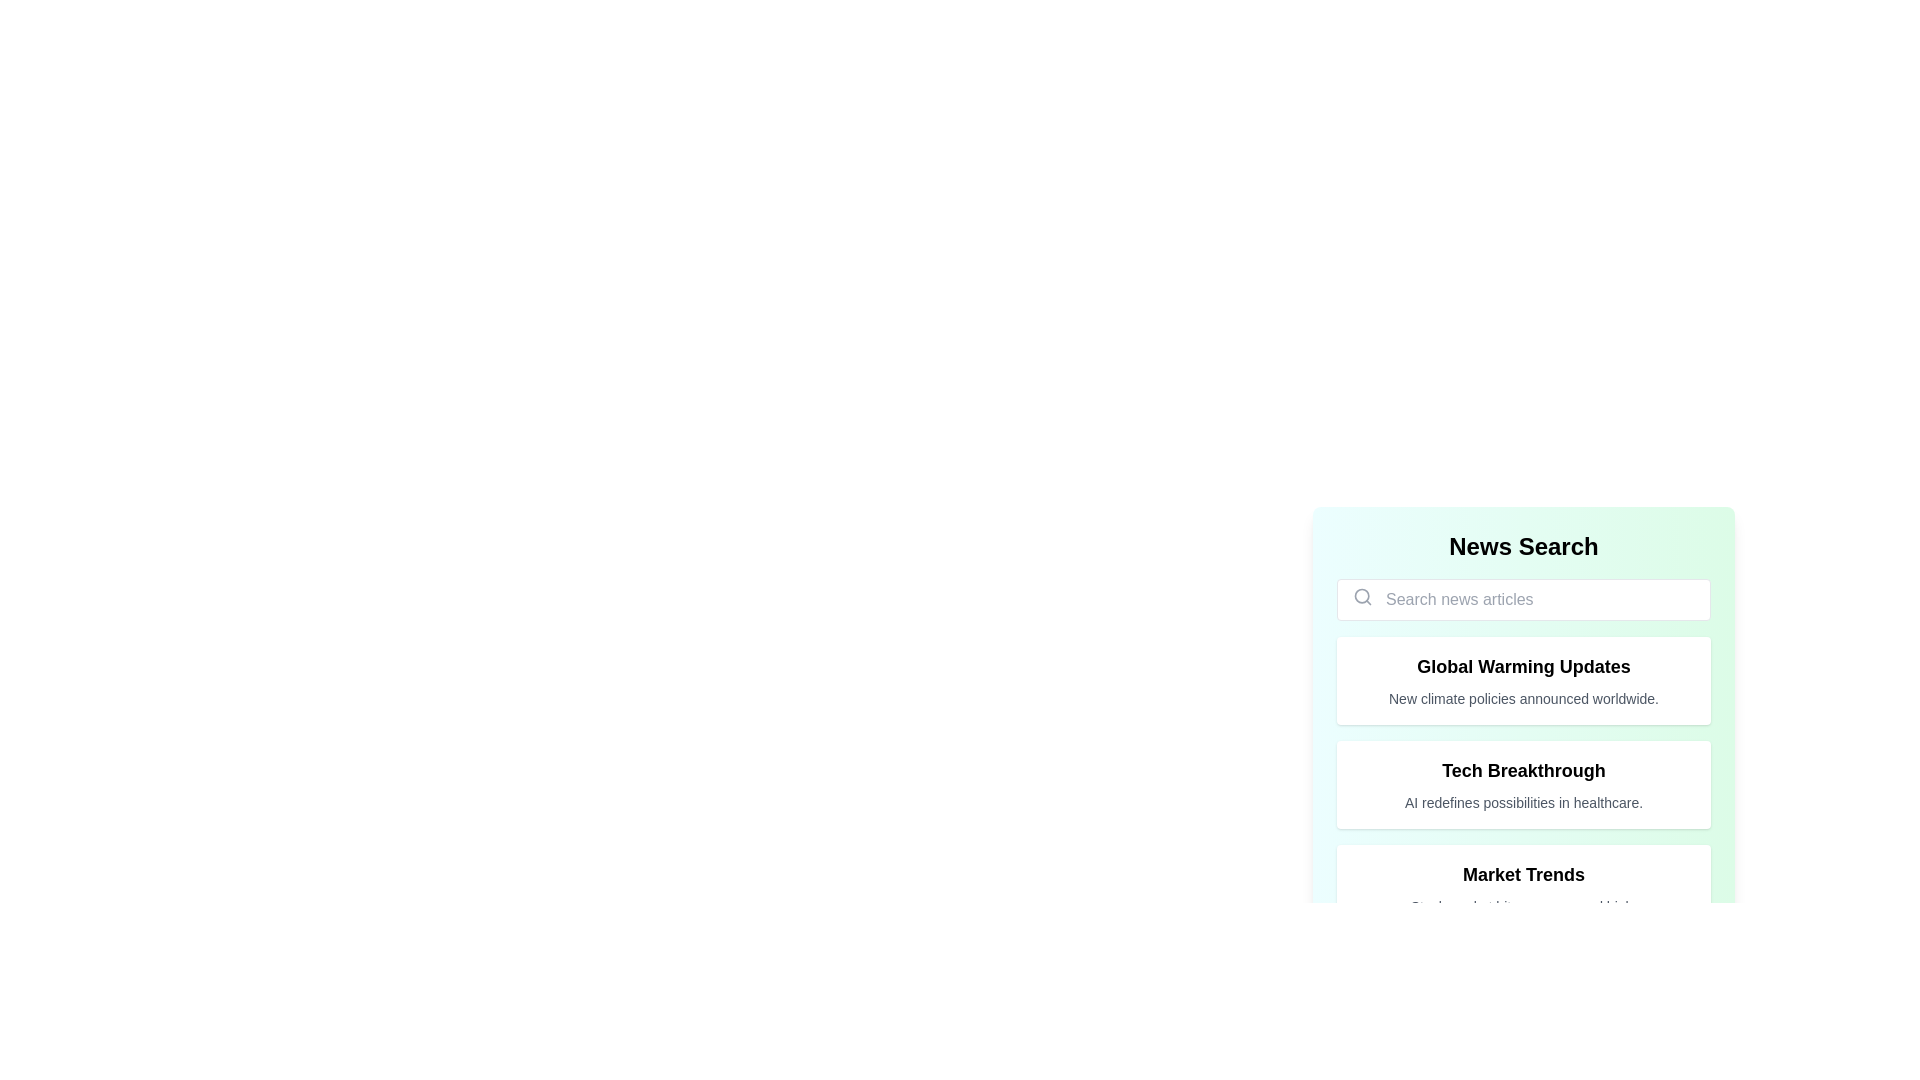 Image resolution: width=1920 pixels, height=1080 pixels. I want to click on the text snippet reading 'AI redefines possibilities in healthcare.' which is located beneath the bold header 'Tech Breakthrough' within the highlighted card, so click(1522, 801).